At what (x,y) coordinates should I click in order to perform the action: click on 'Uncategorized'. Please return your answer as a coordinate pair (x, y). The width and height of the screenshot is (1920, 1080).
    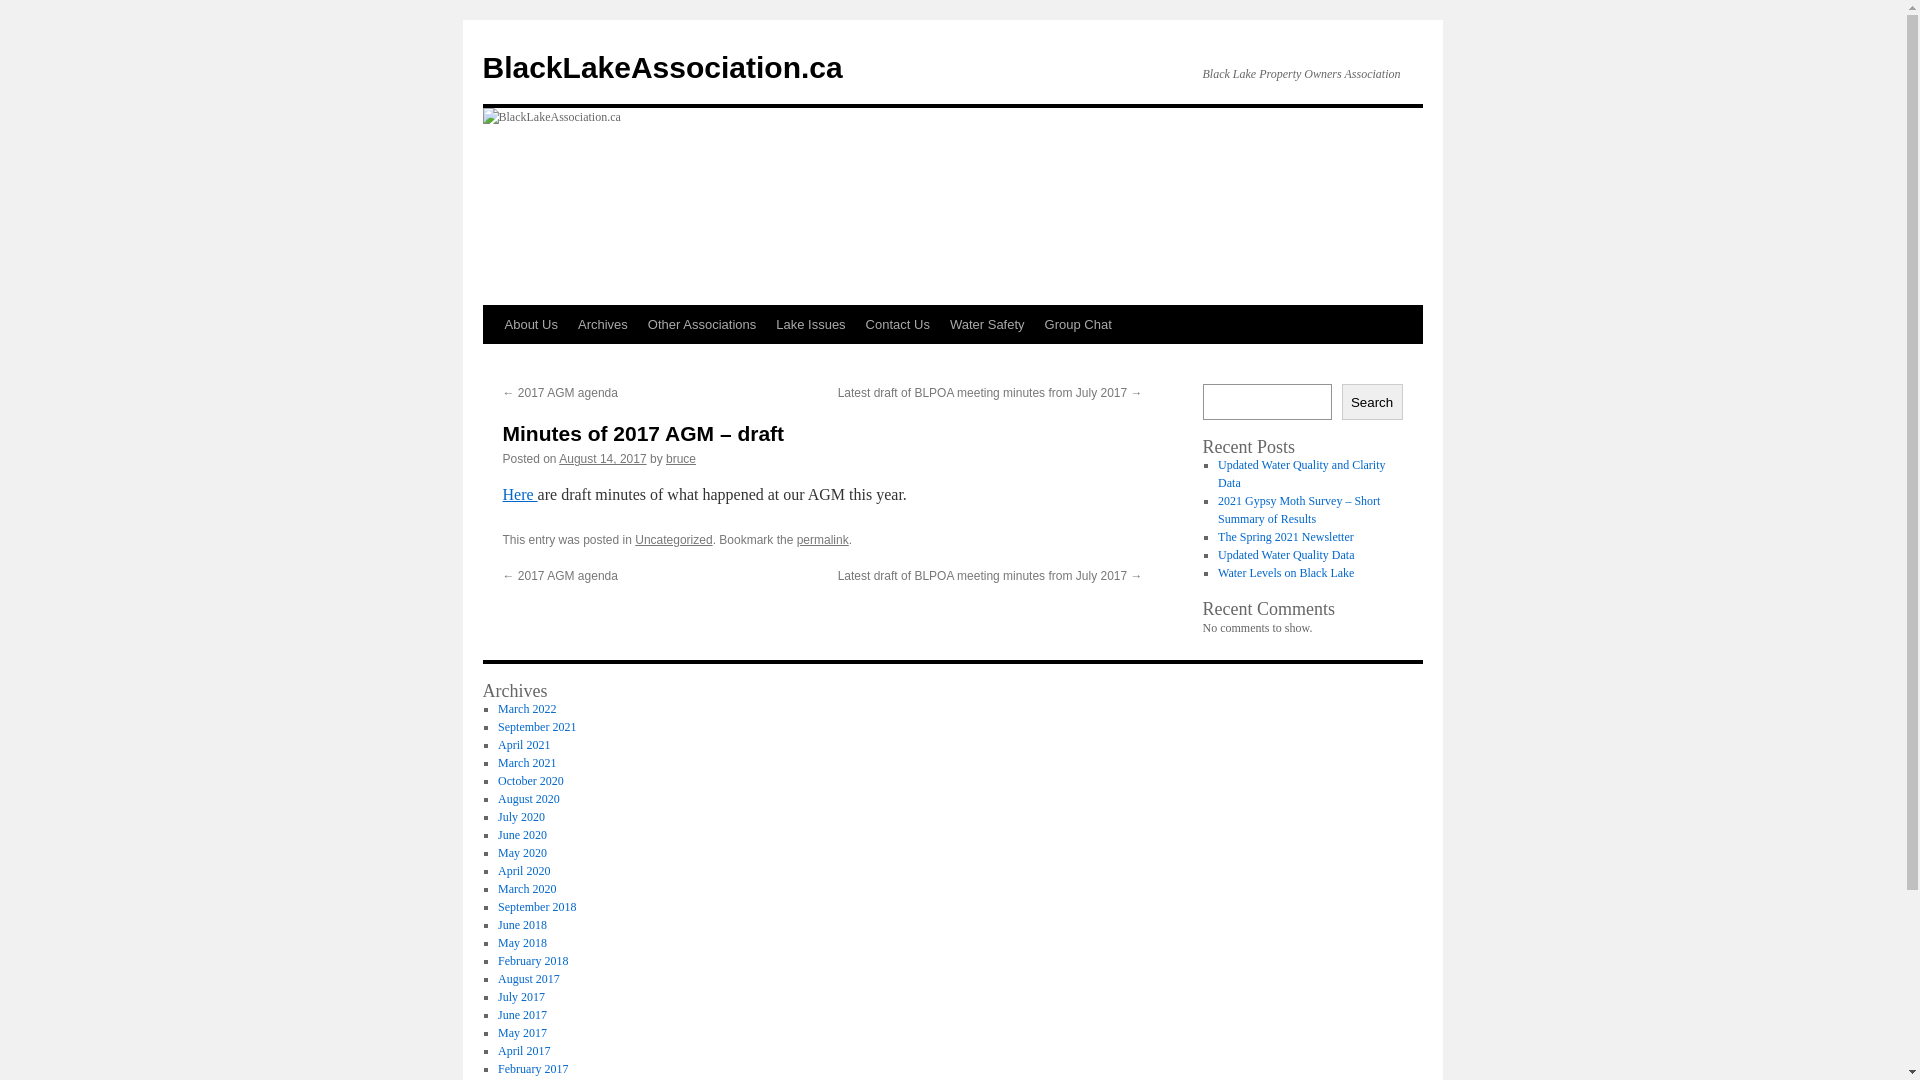
    Looking at the image, I should click on (673, 540).